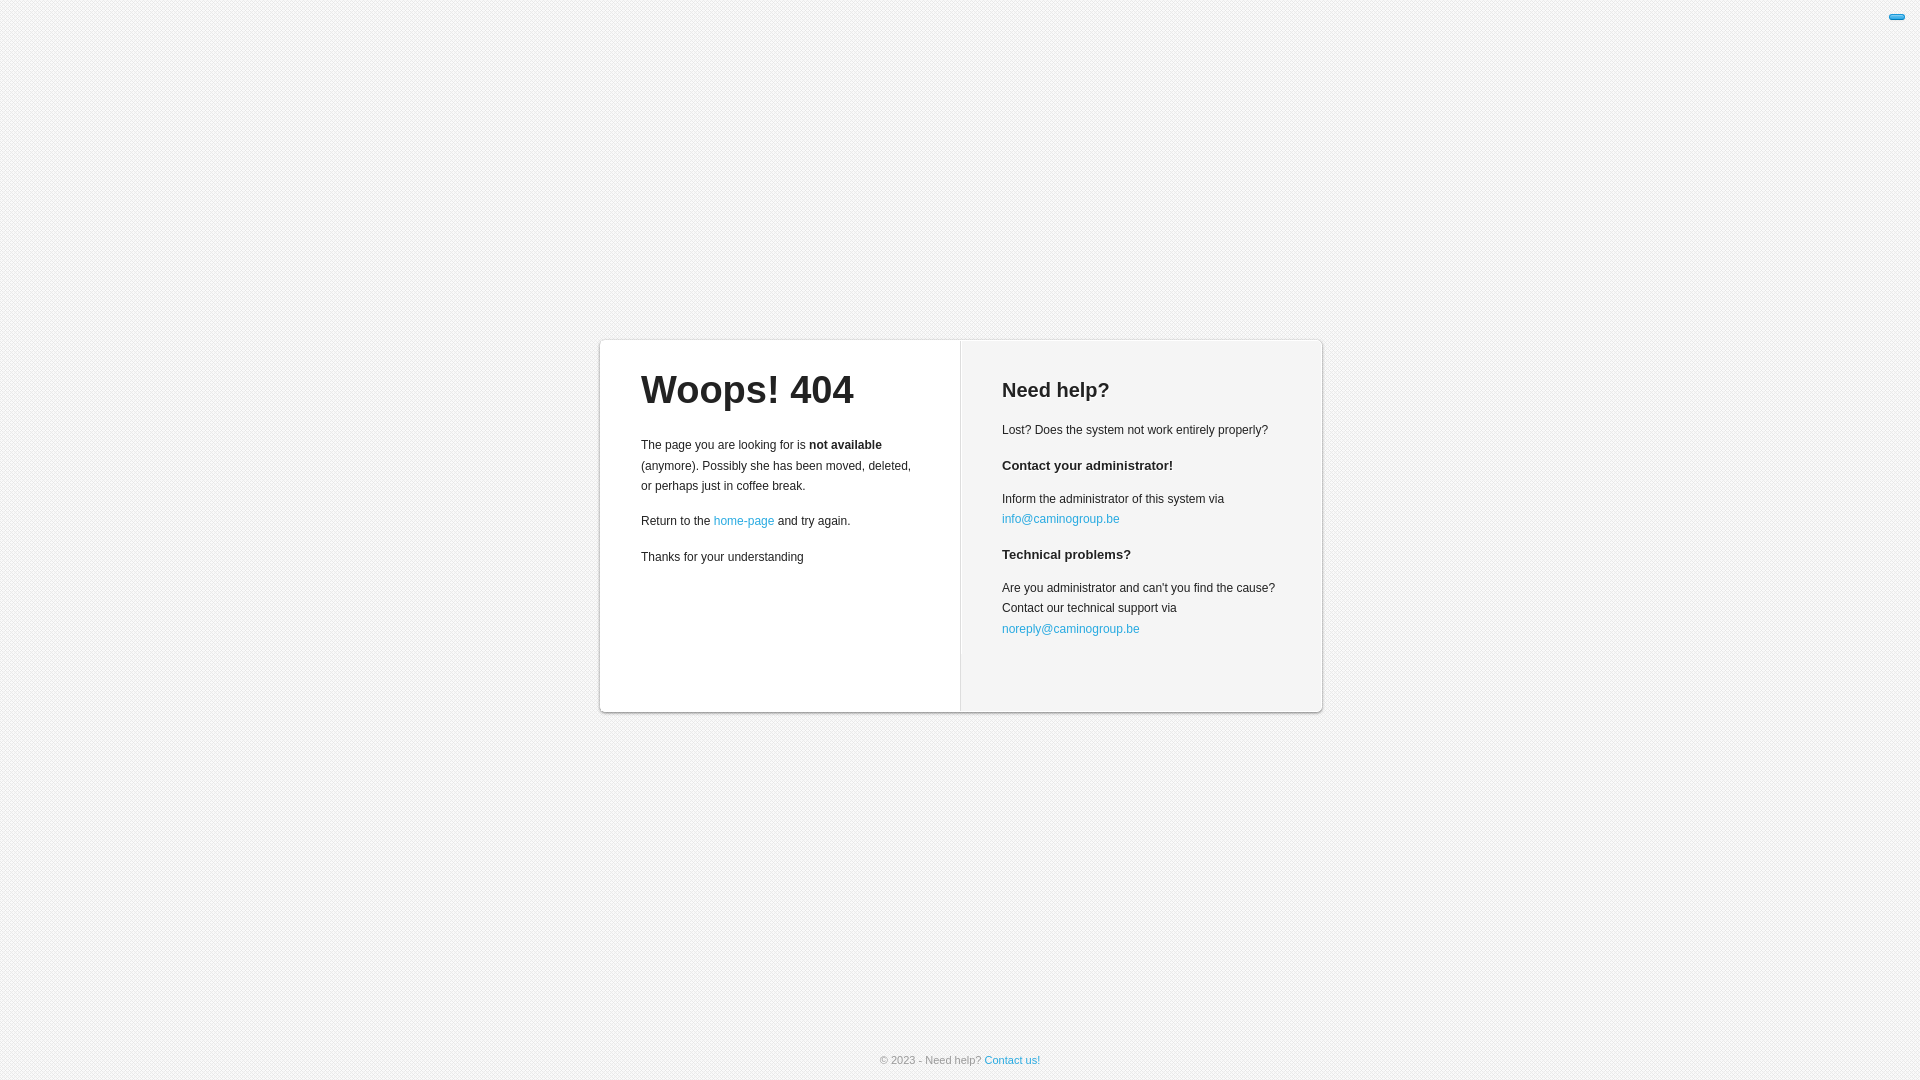 Image resolution: width=1920 pixels, height=1080 pixels. Describe the element at coordinates (1002, 627) in the screenshot. I see `'noreply@caminogroup.be'` at that location.